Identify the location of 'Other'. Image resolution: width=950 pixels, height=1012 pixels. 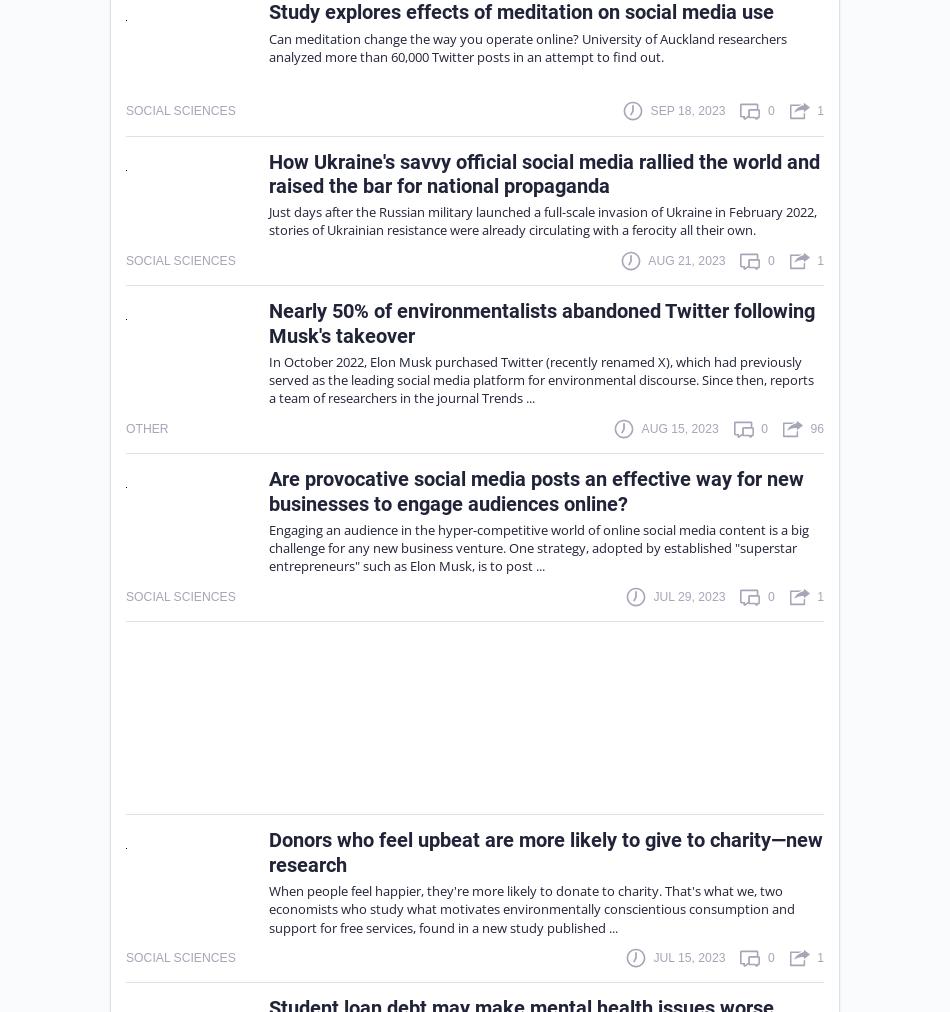
(146, 427).